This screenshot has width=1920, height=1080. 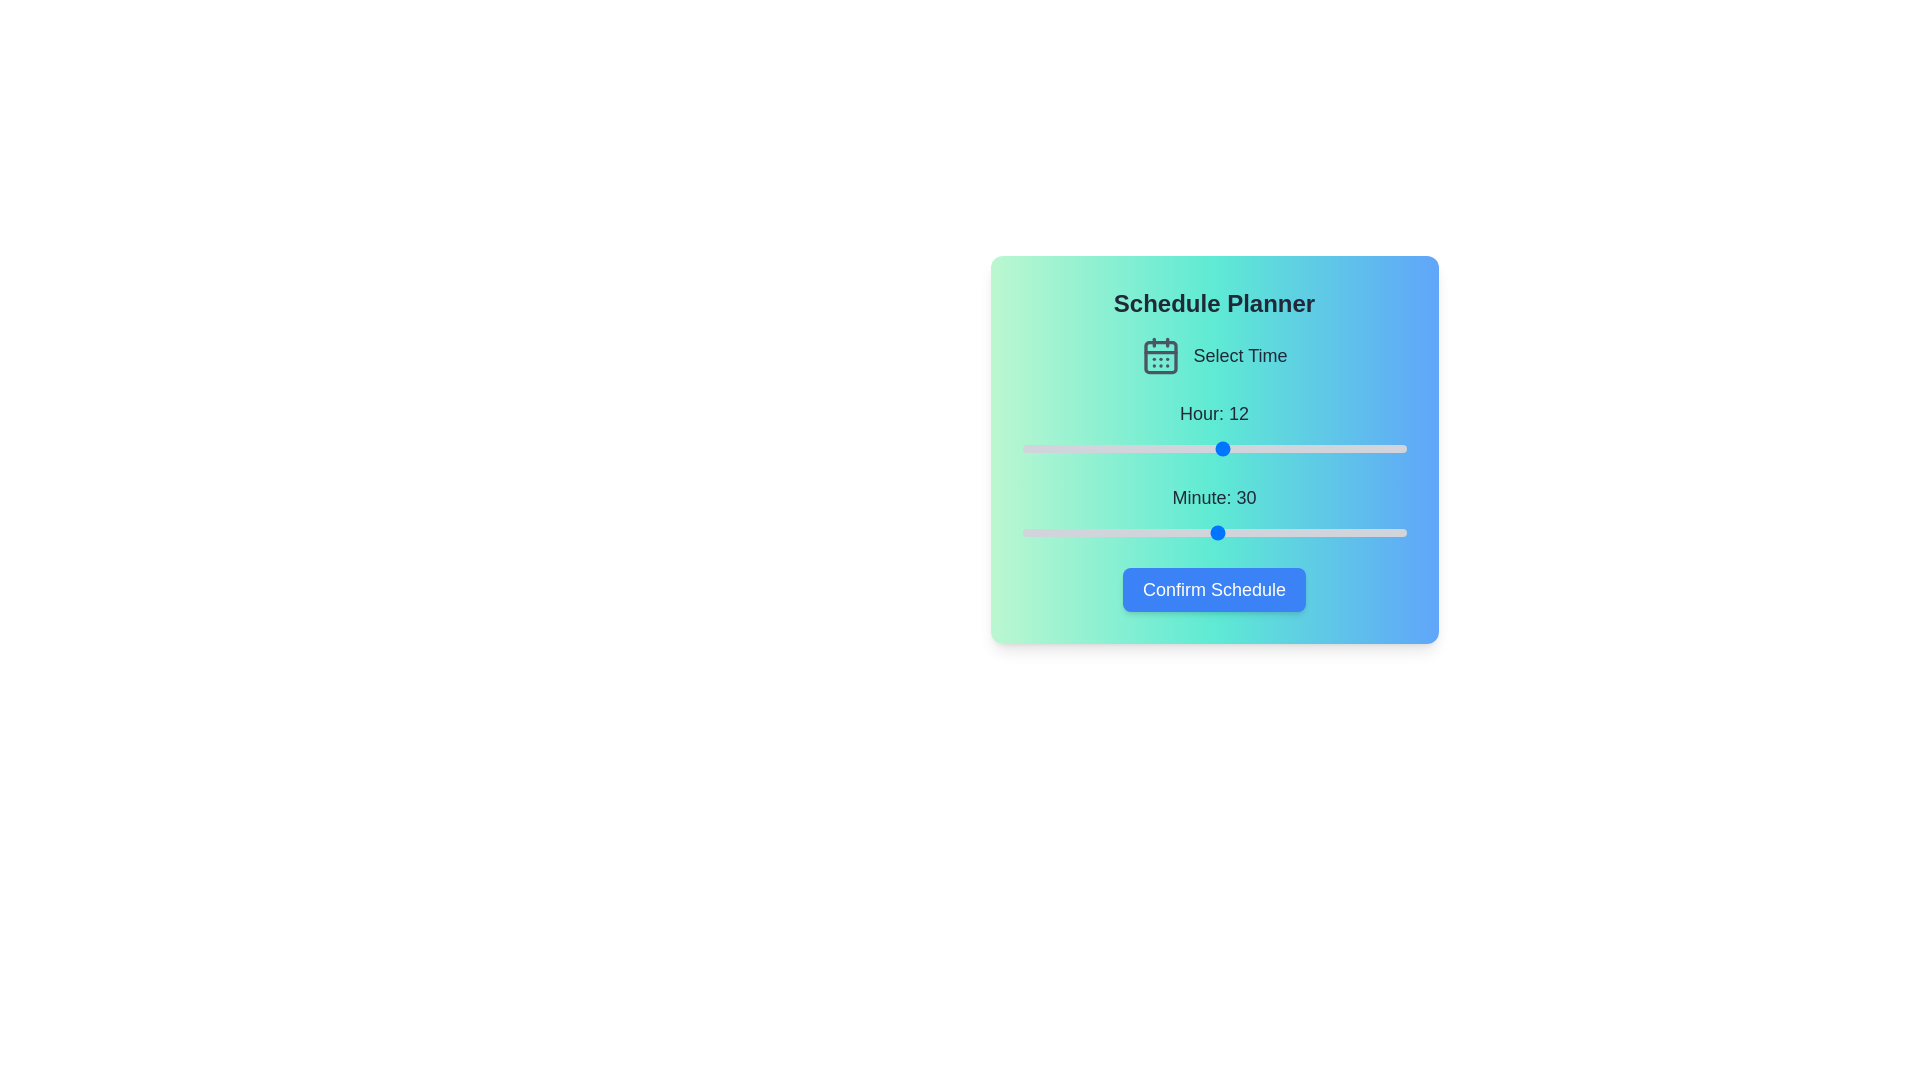 I want to click on the 'Select Time' icon to initiate the time selection process, so click(x=1161, y=354).